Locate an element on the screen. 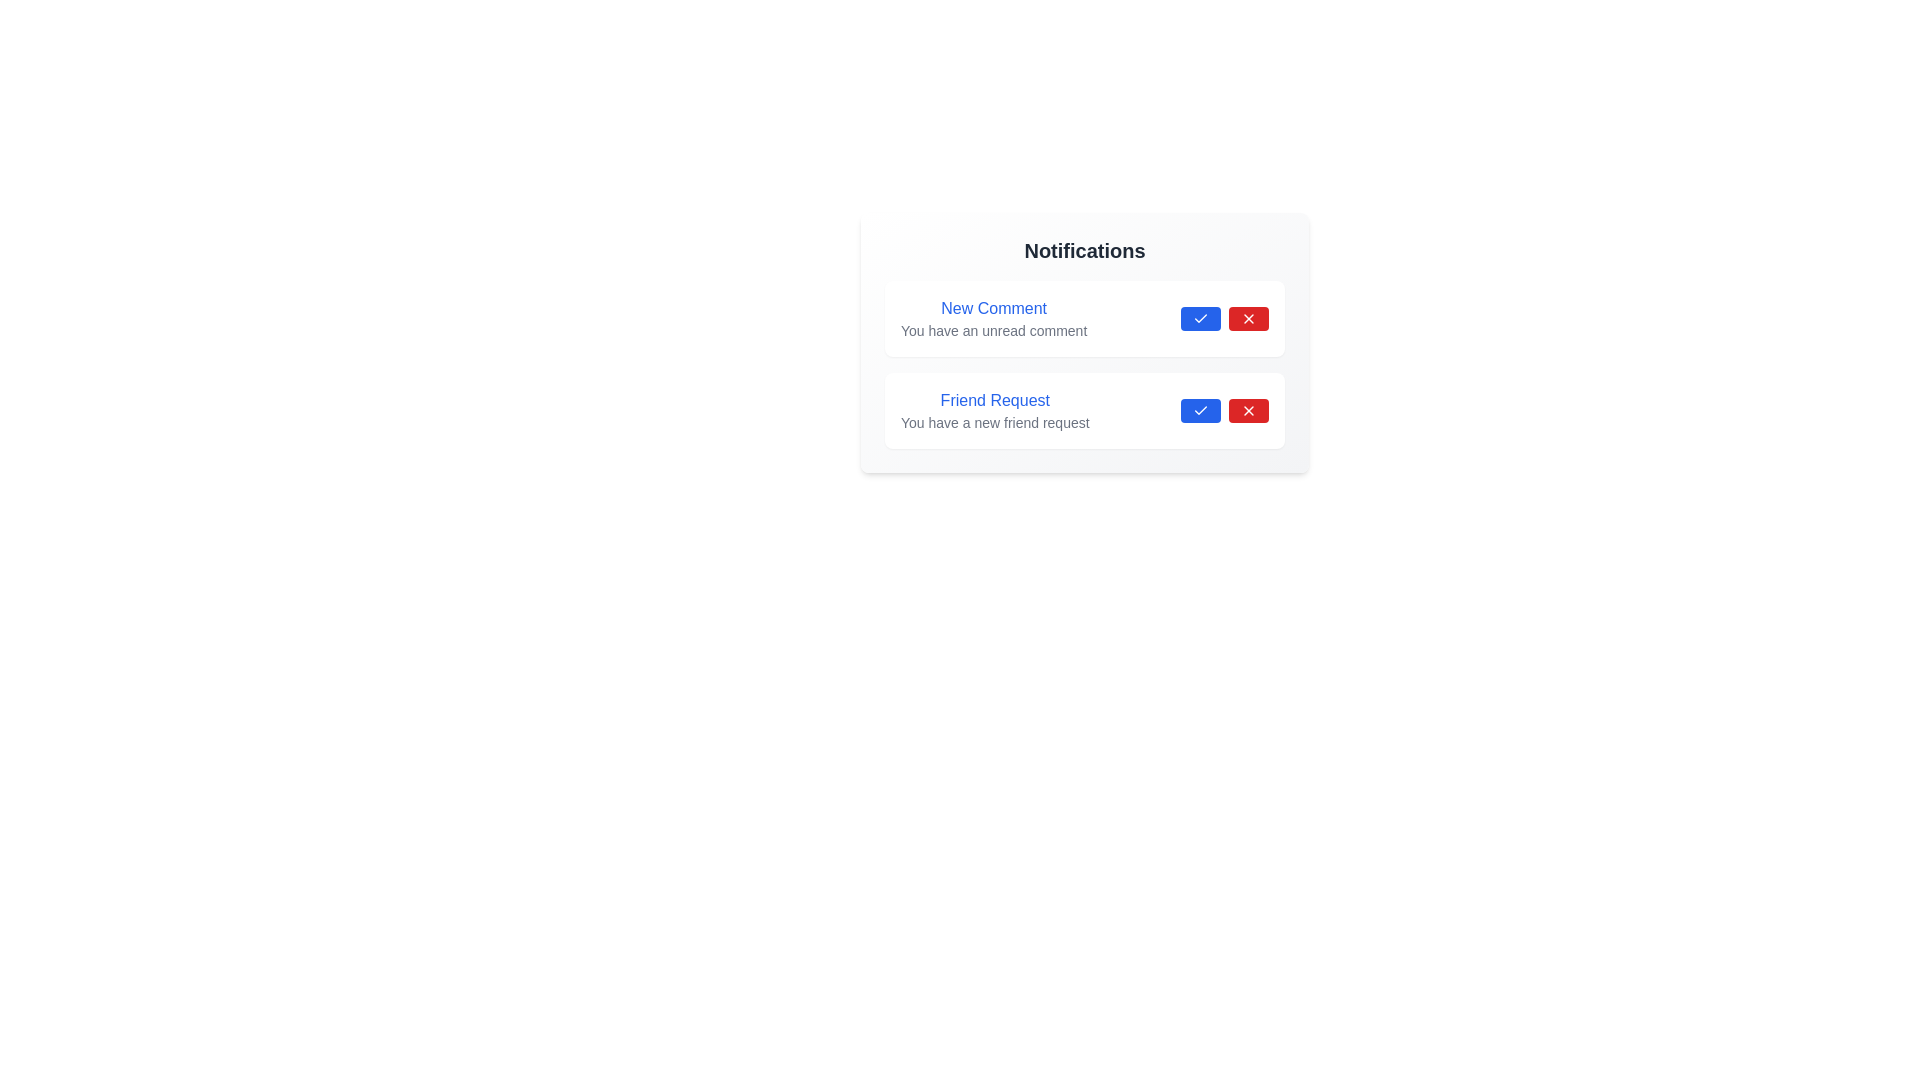 The width and height of the screenshot is (1920, 1080). the red rectangular button with an 'X' icon is located at coordinates (1247, 410).